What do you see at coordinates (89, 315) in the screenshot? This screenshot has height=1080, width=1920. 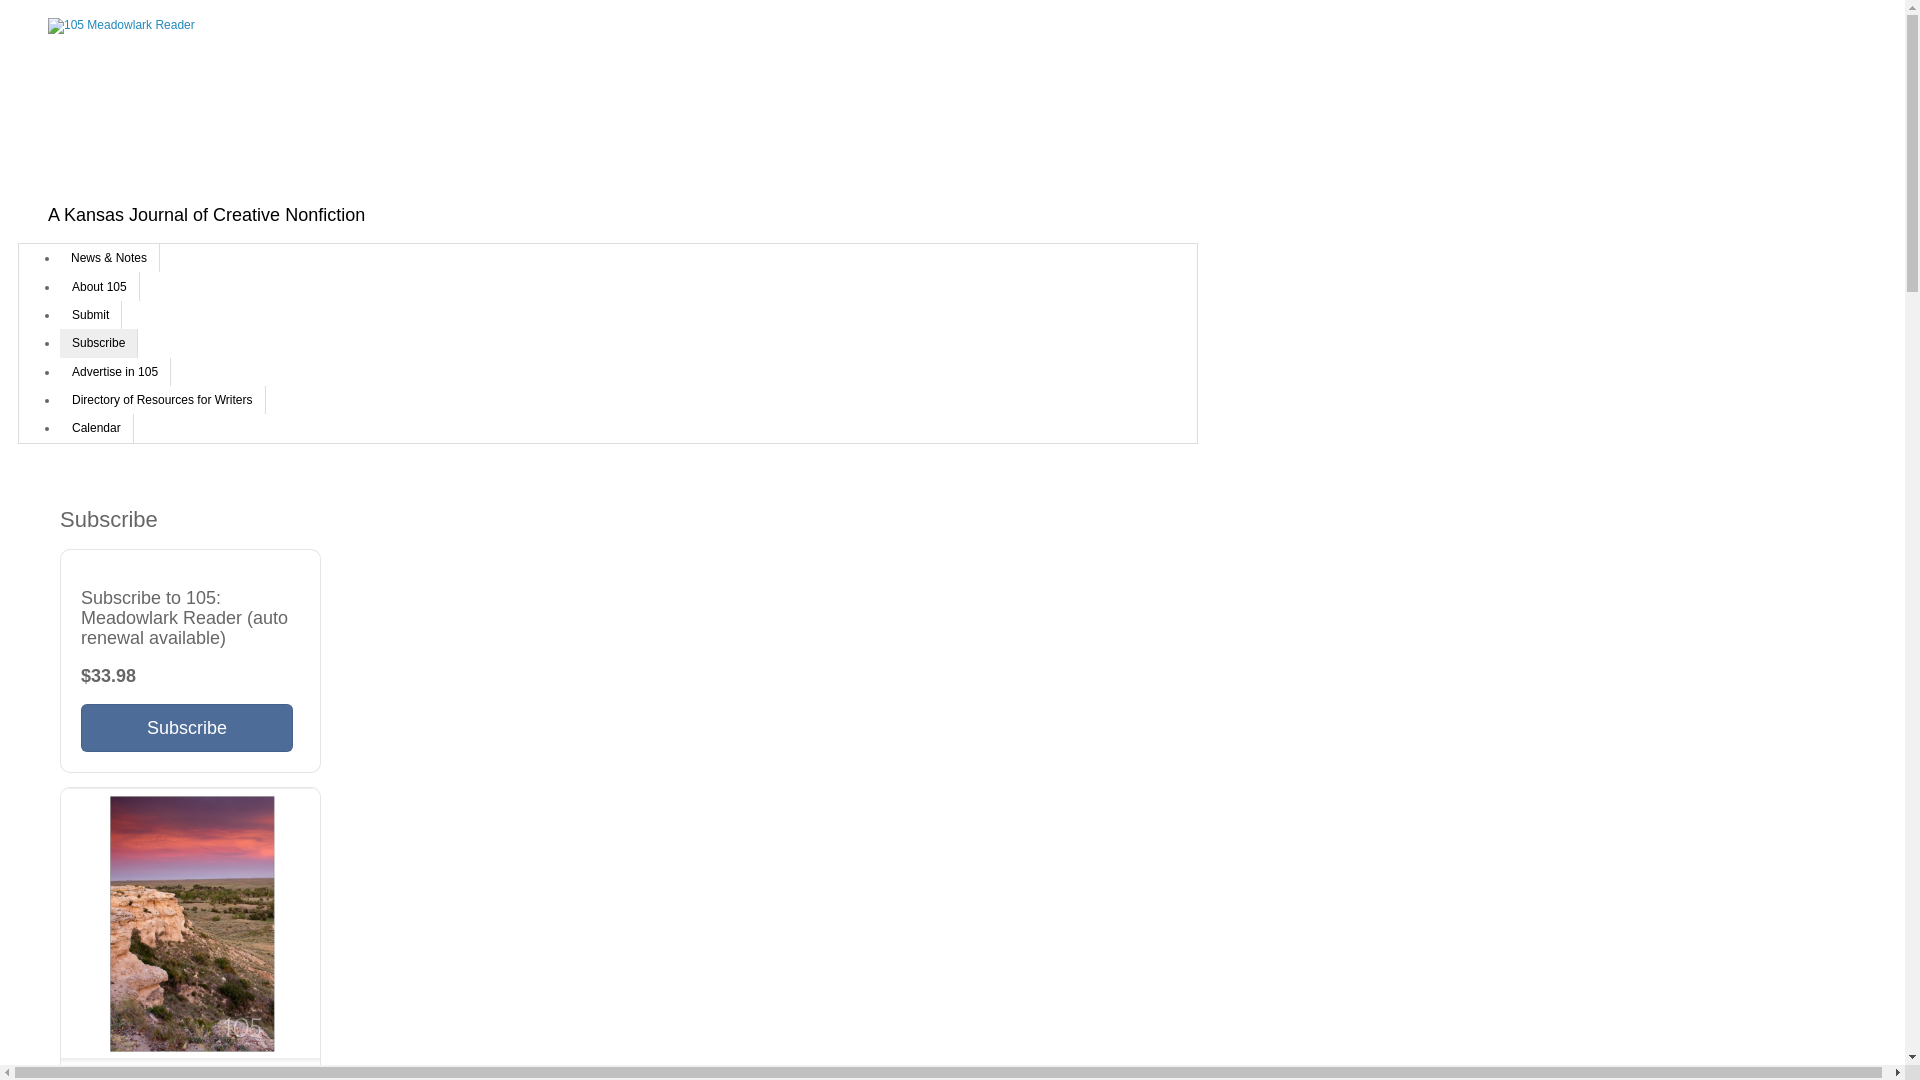 I see `'Submit'` at bounding box center [89, 315].